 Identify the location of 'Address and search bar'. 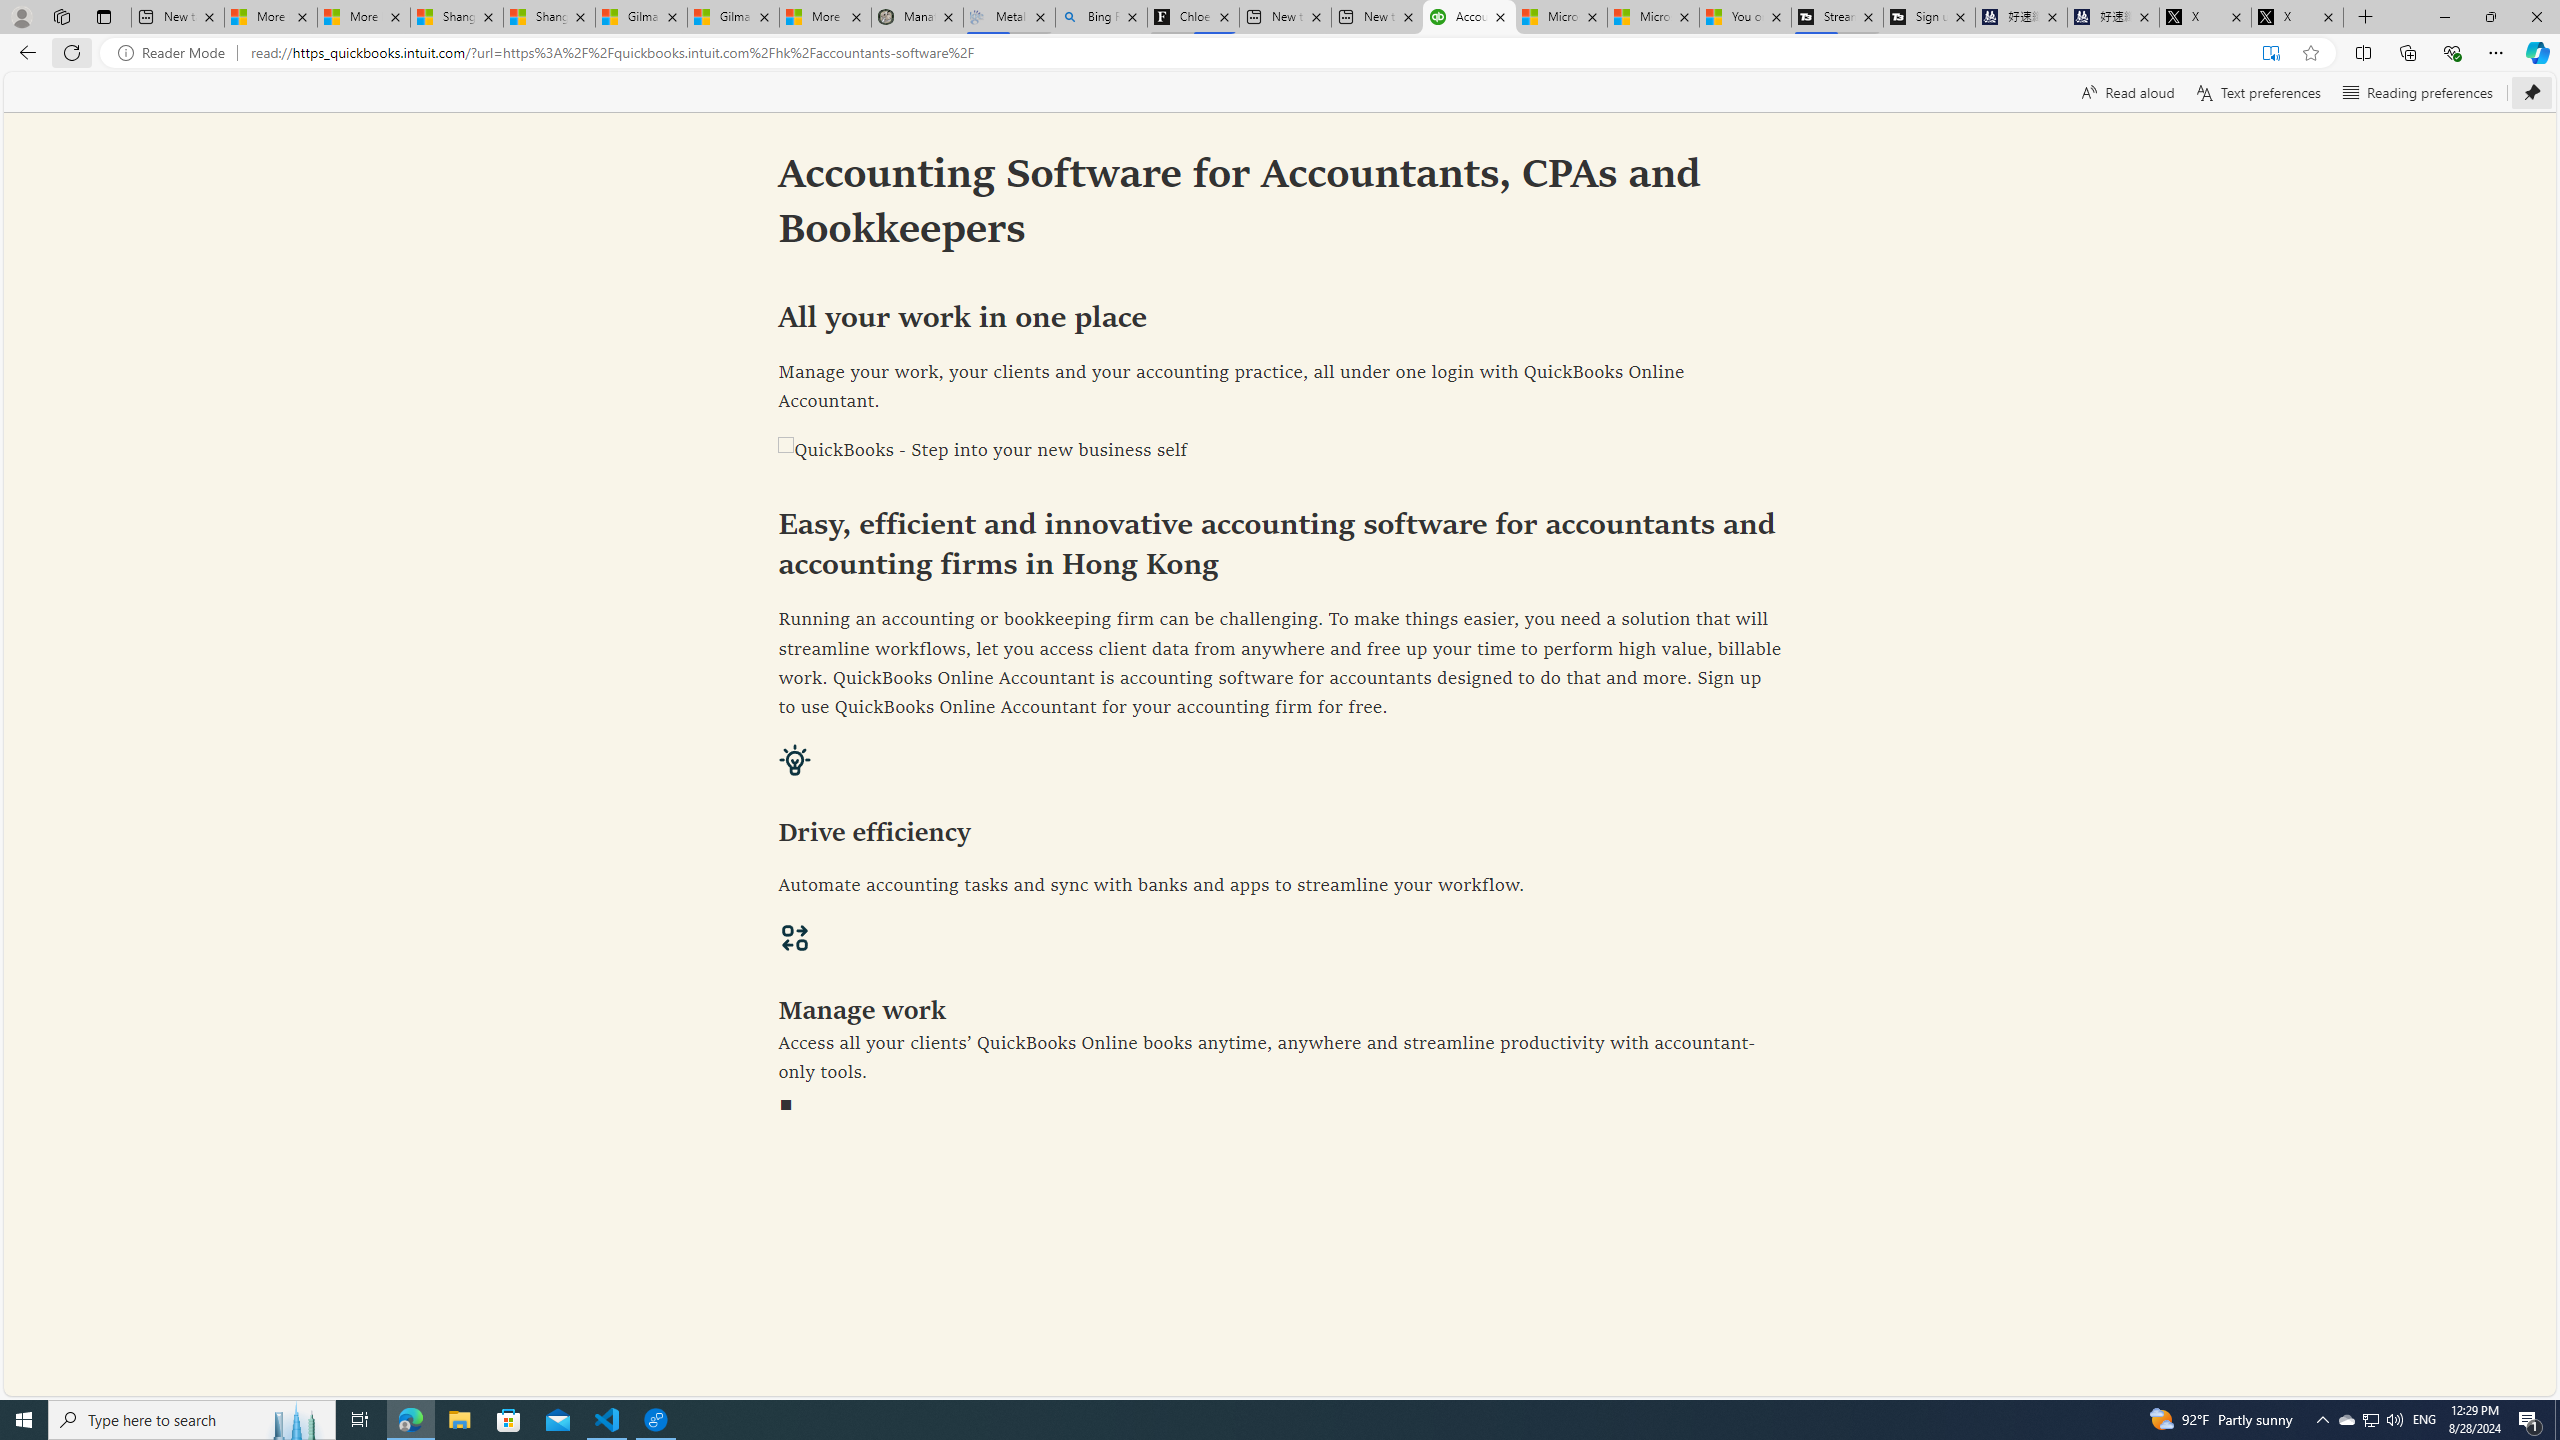
(1247, 53).